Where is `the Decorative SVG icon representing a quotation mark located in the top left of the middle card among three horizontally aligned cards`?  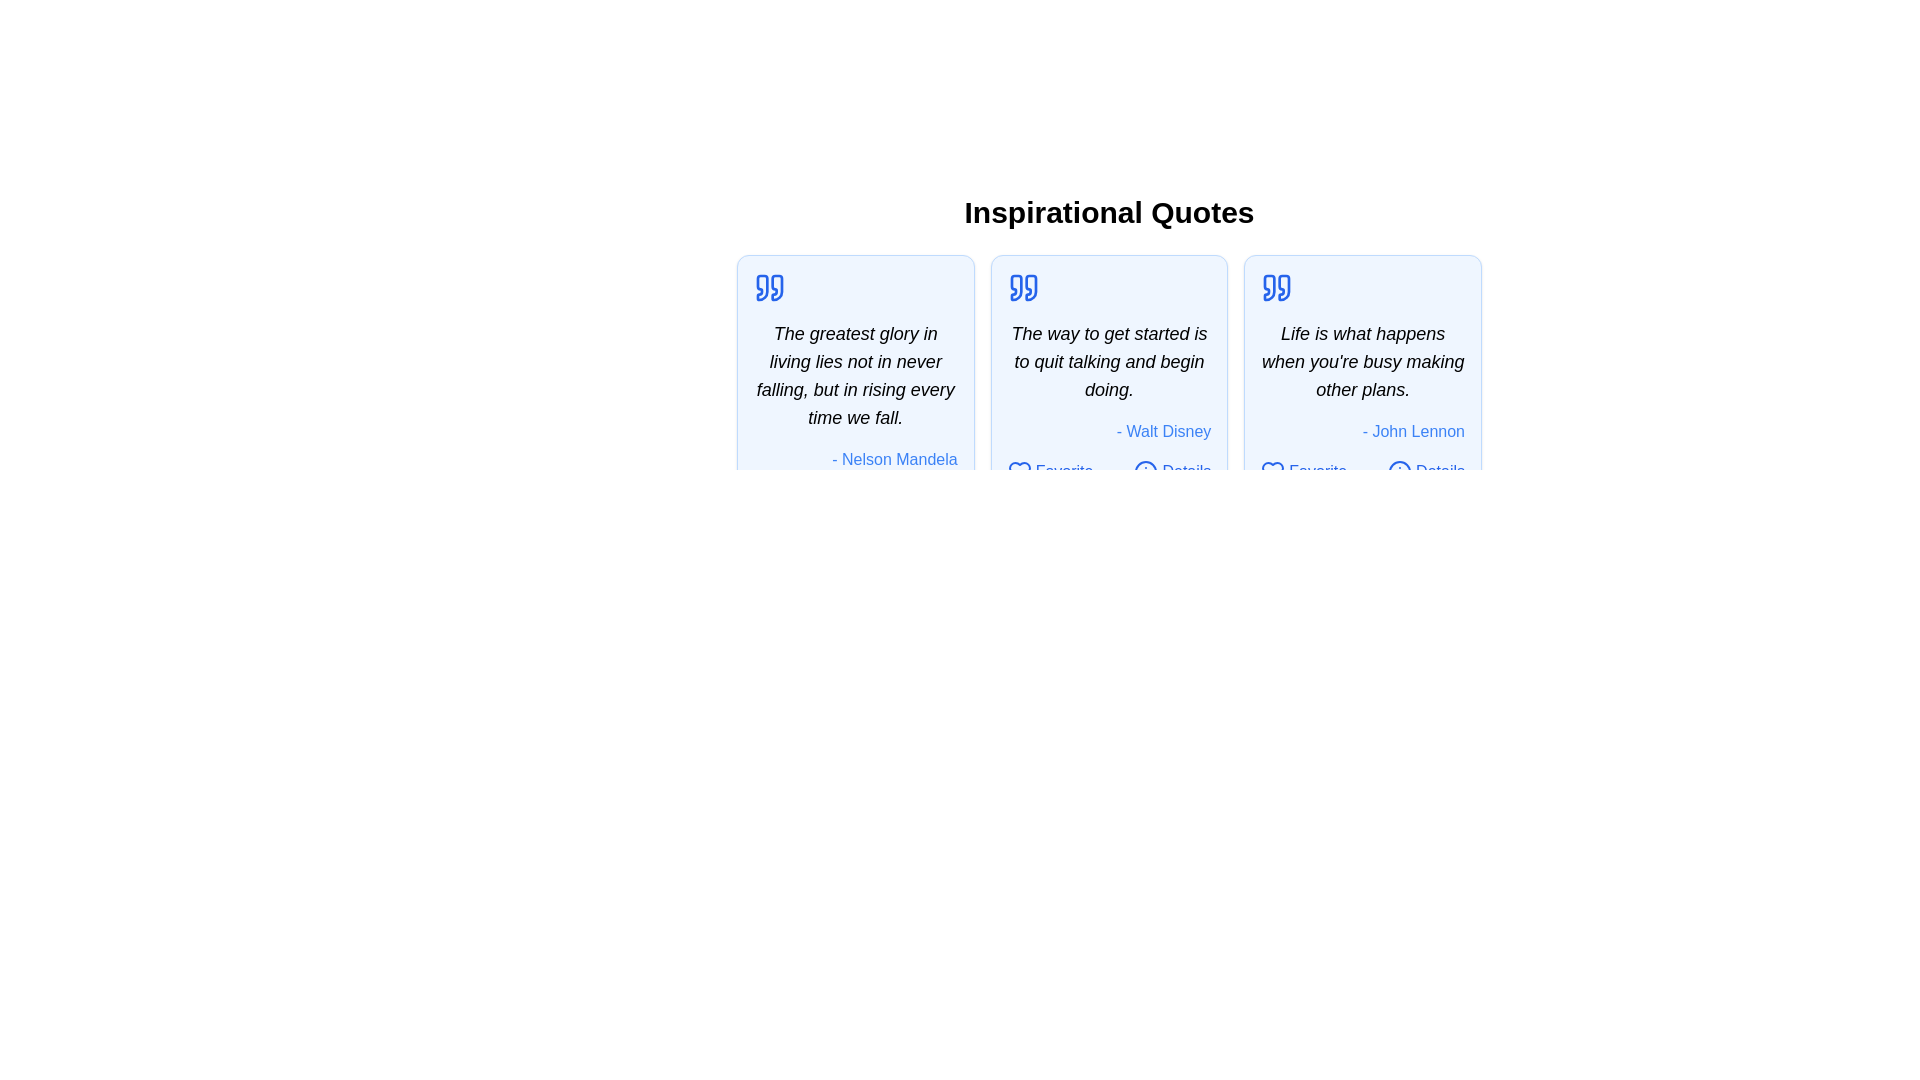
the Decorative SVG icon representing a quotation mark located in the top left of the middle card among three horizontally aligned cards is located at coordinates (1016, 288).